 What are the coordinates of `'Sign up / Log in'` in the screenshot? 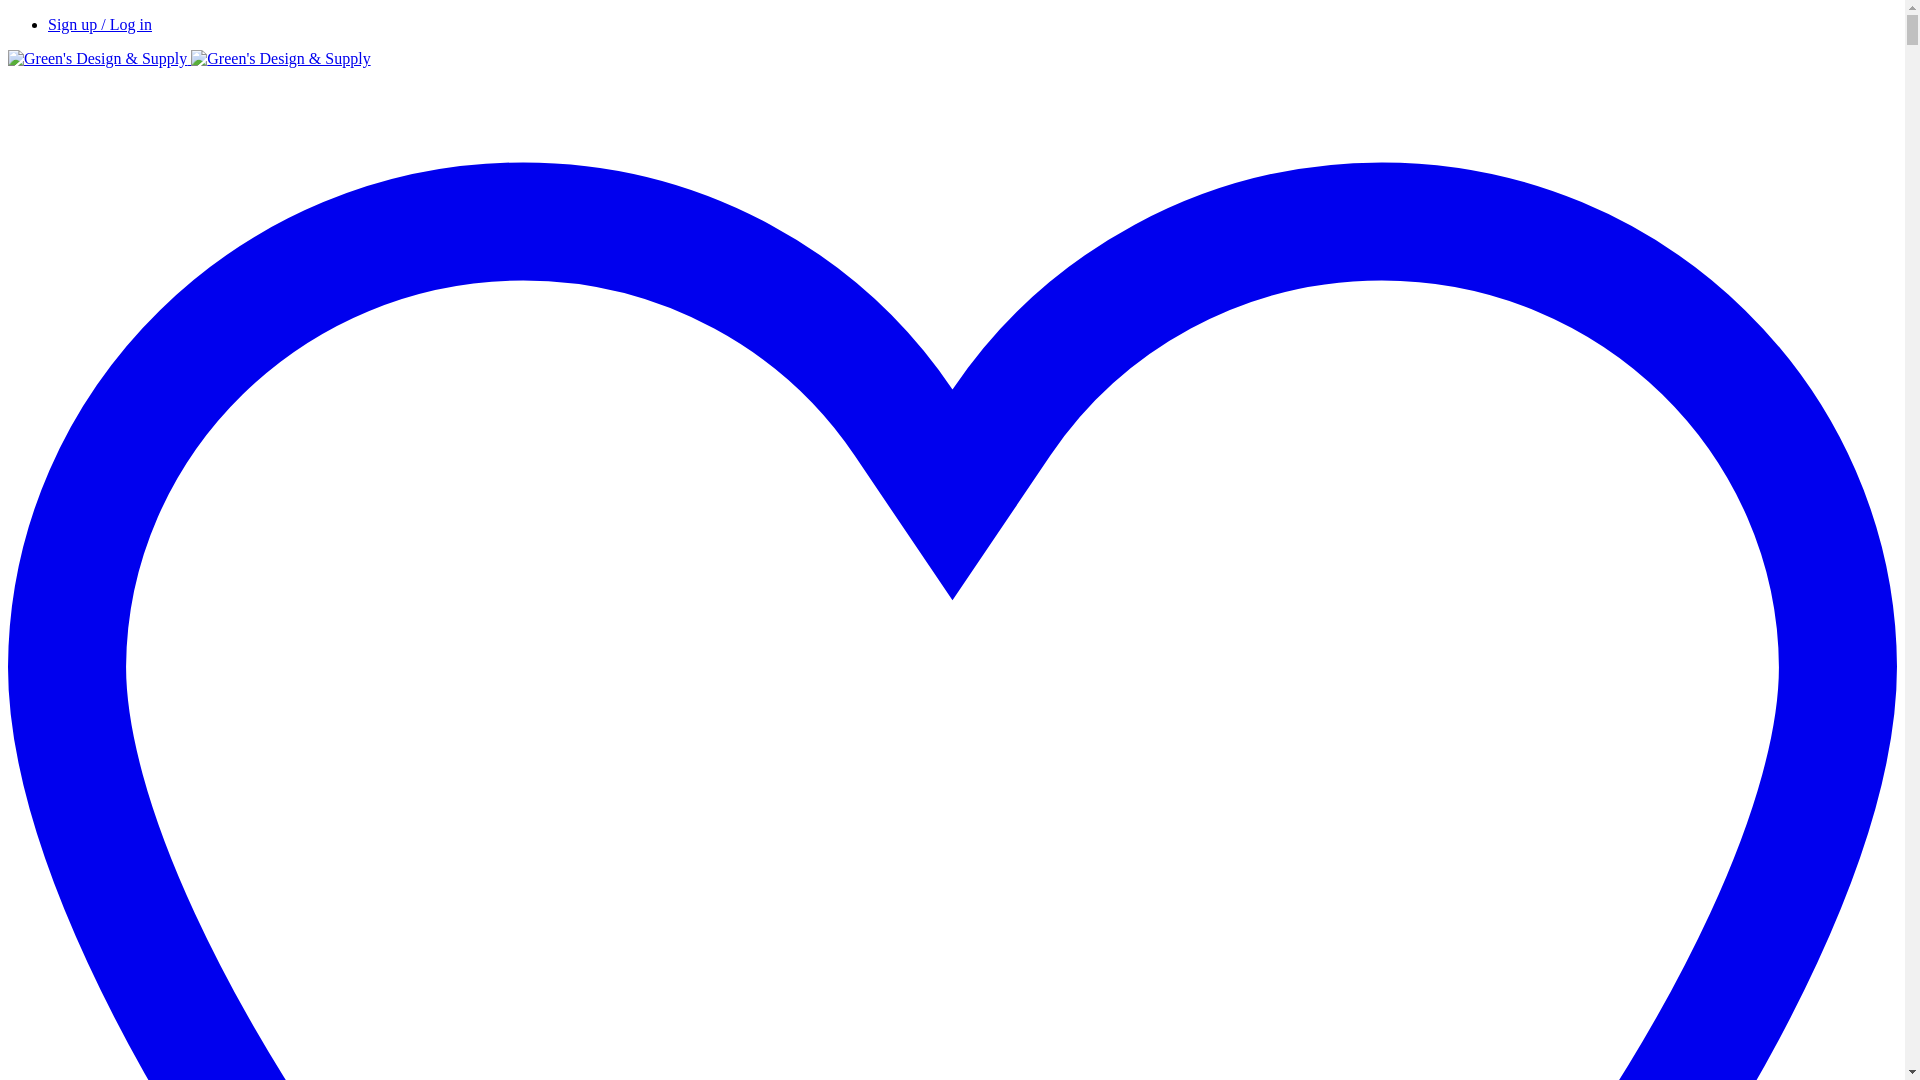 It's located at (99, 24).